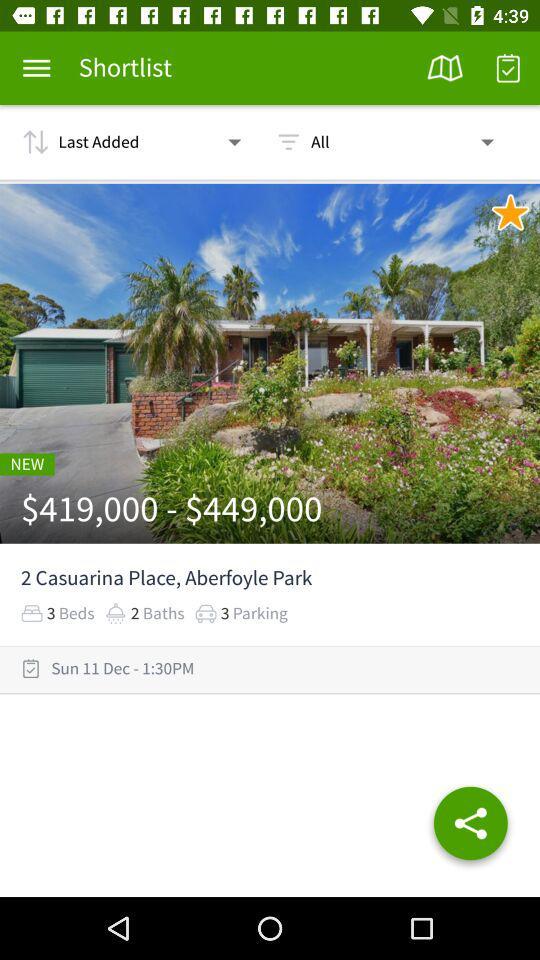  Describe the element at coordinates (36, 68) in the screenshot. I see `more details` at that location.